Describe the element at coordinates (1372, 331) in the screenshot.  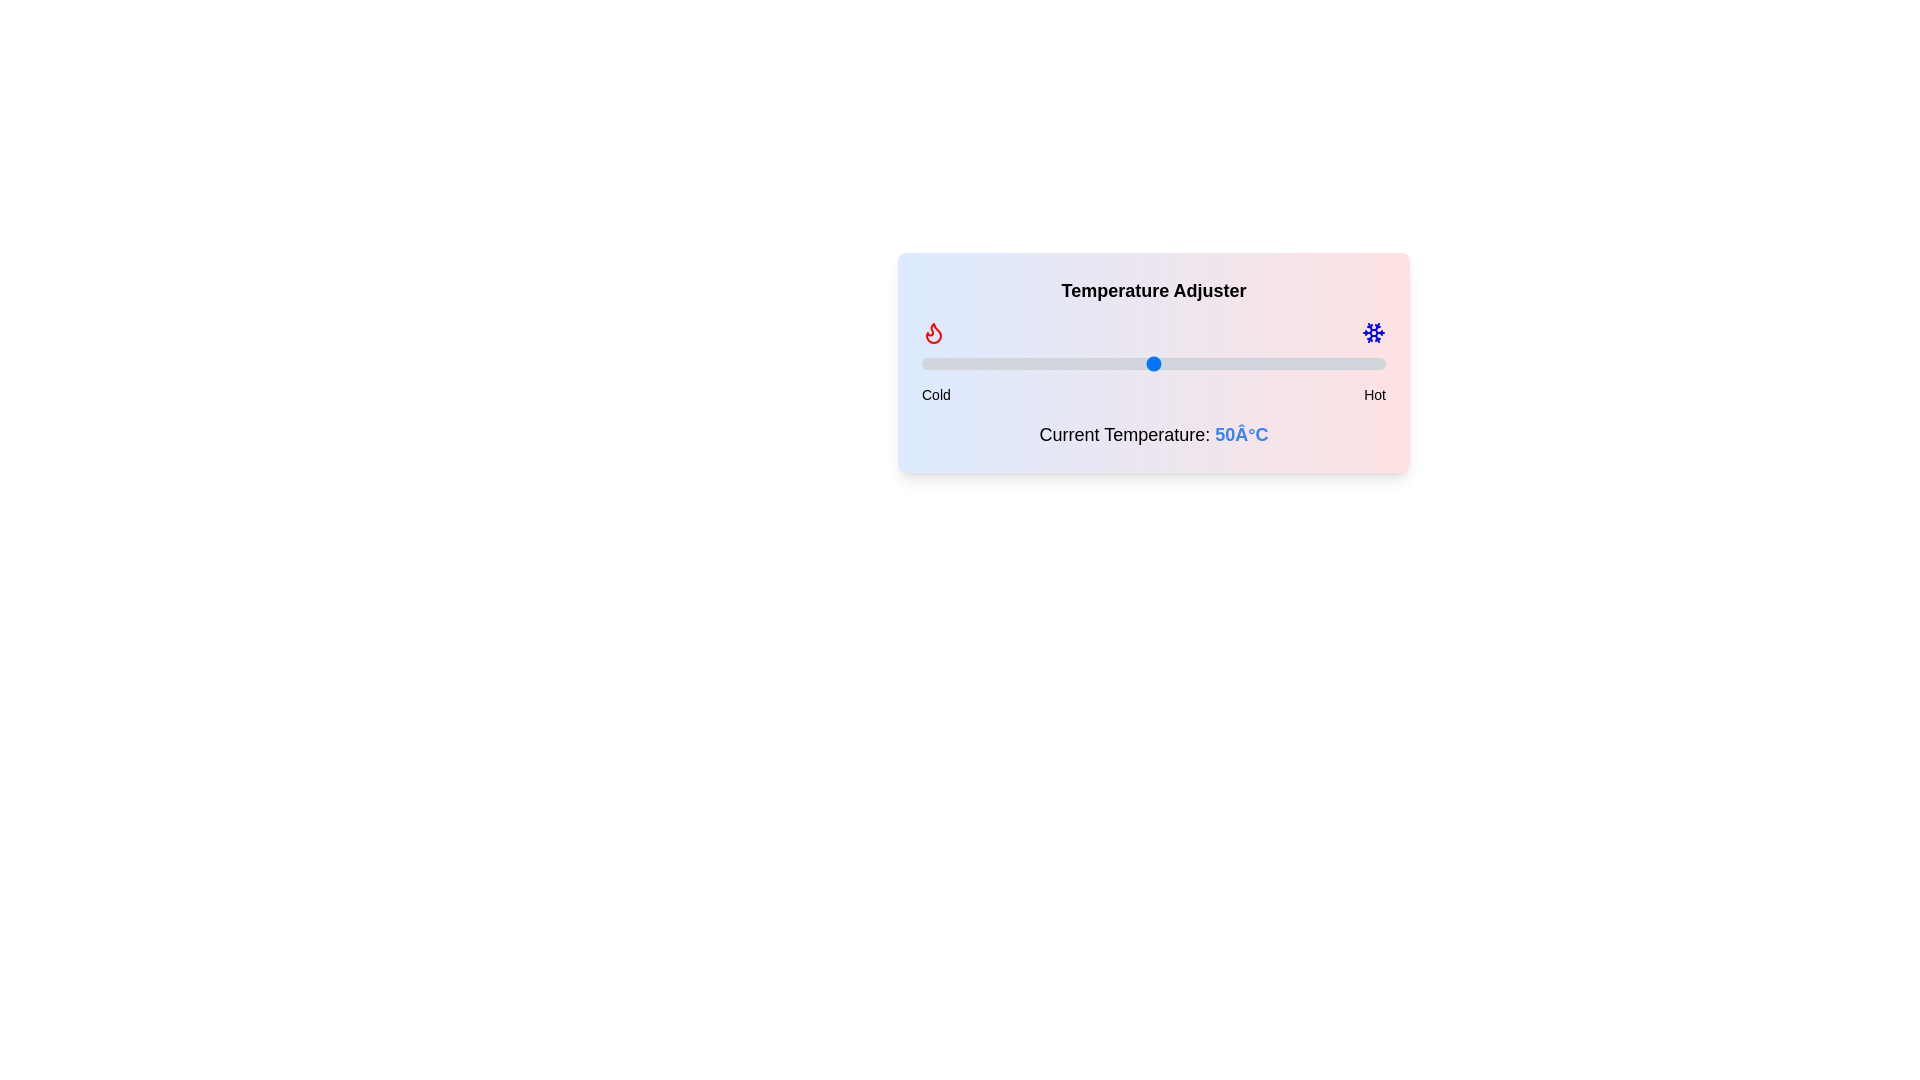
I see `the snowflake icon to observe changes` at that location.